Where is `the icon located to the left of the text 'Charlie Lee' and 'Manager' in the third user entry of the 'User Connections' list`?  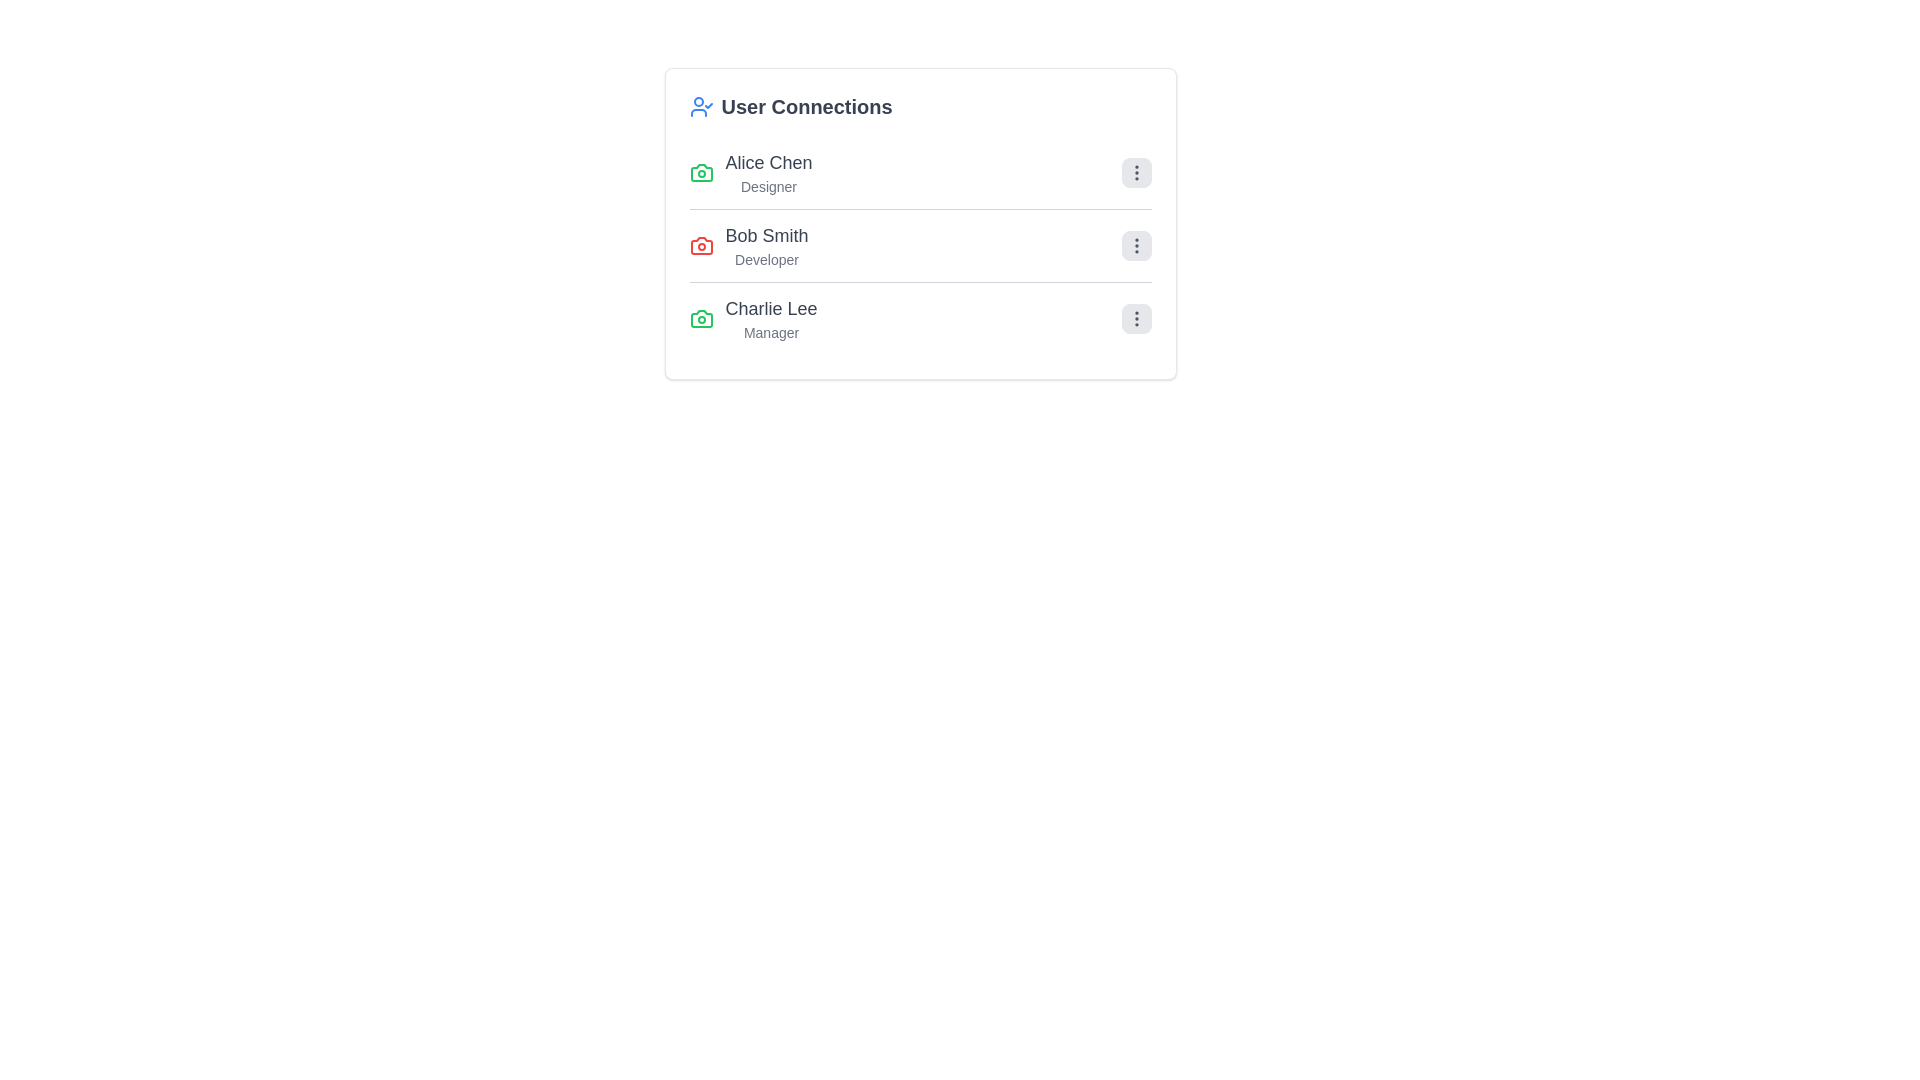
the icon located to the left of the text 'Charlie Lee' and 'Manager' in the third user entry of the 'User Connections' list is located at coordinates (701, 318).